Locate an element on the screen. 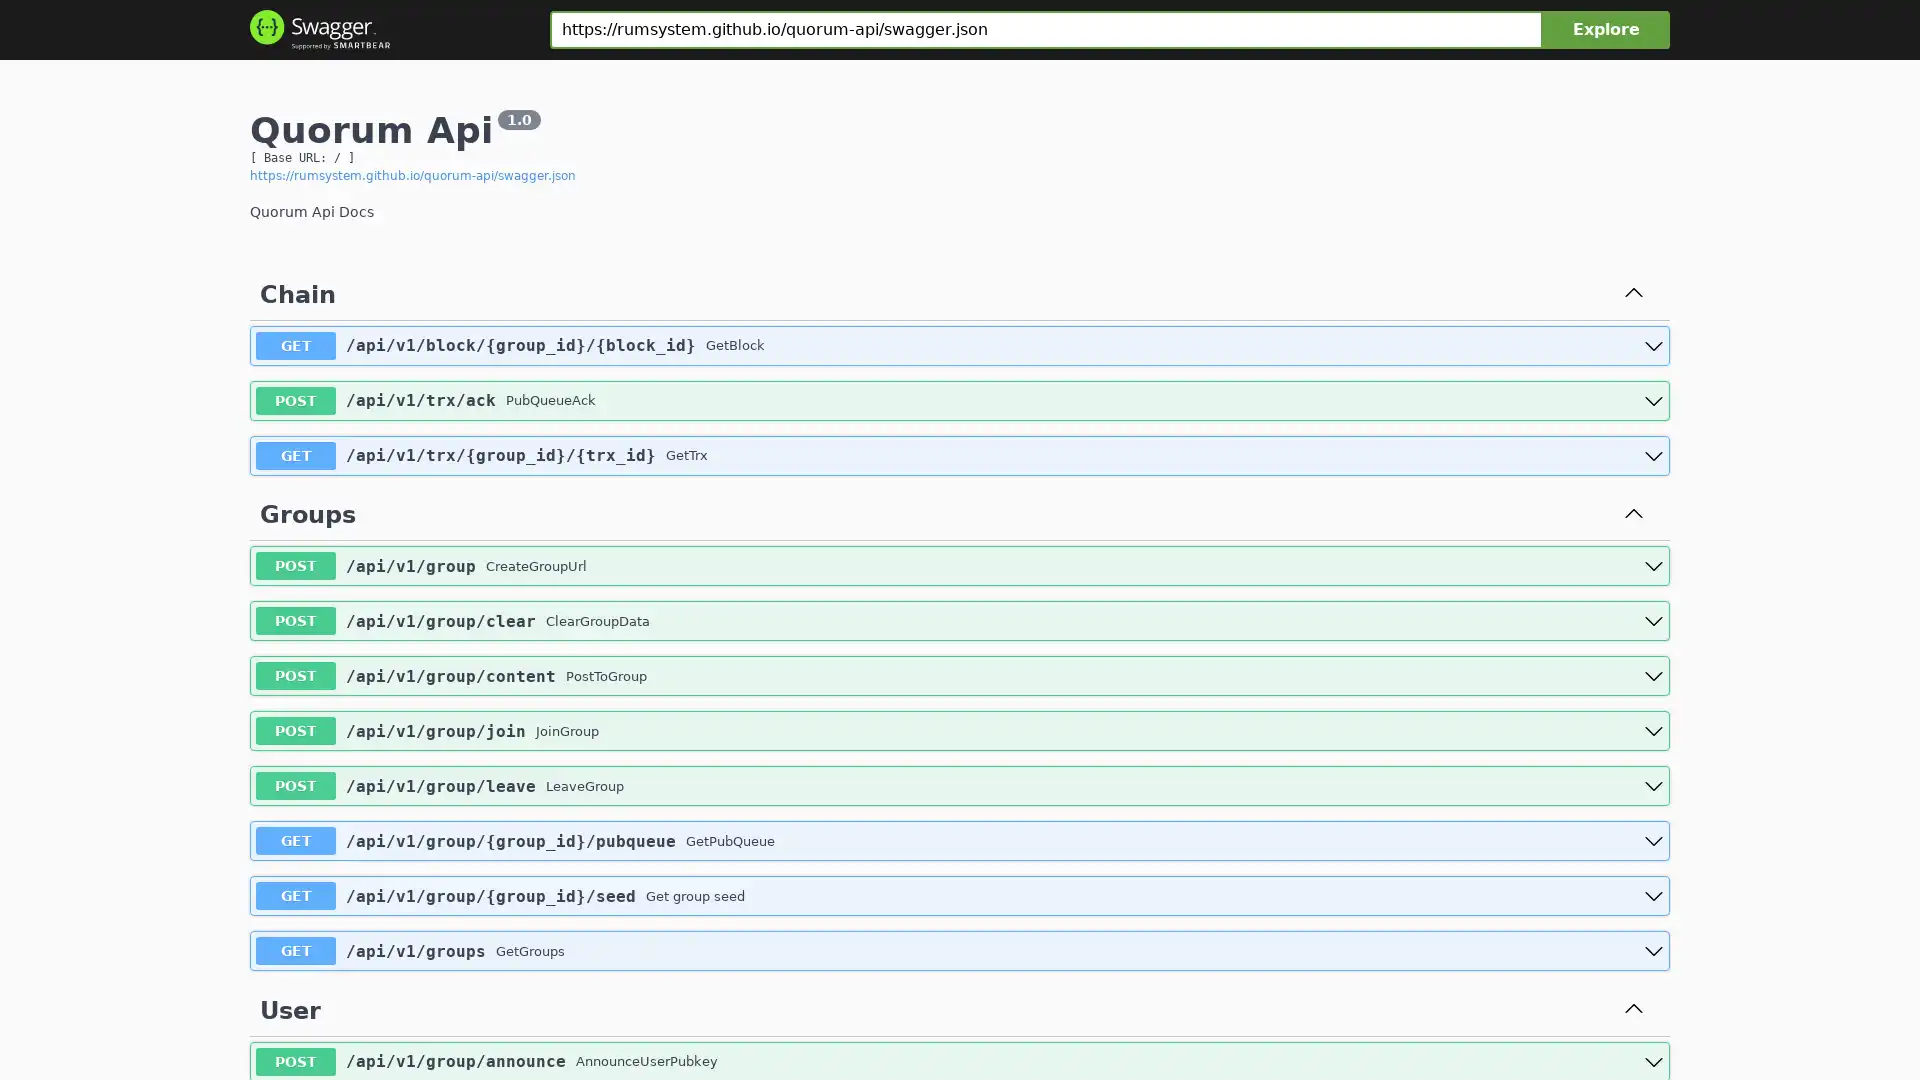 The image size is (1920, 1080). post /api/v1/group/clear is located at coordinates (960, 620).